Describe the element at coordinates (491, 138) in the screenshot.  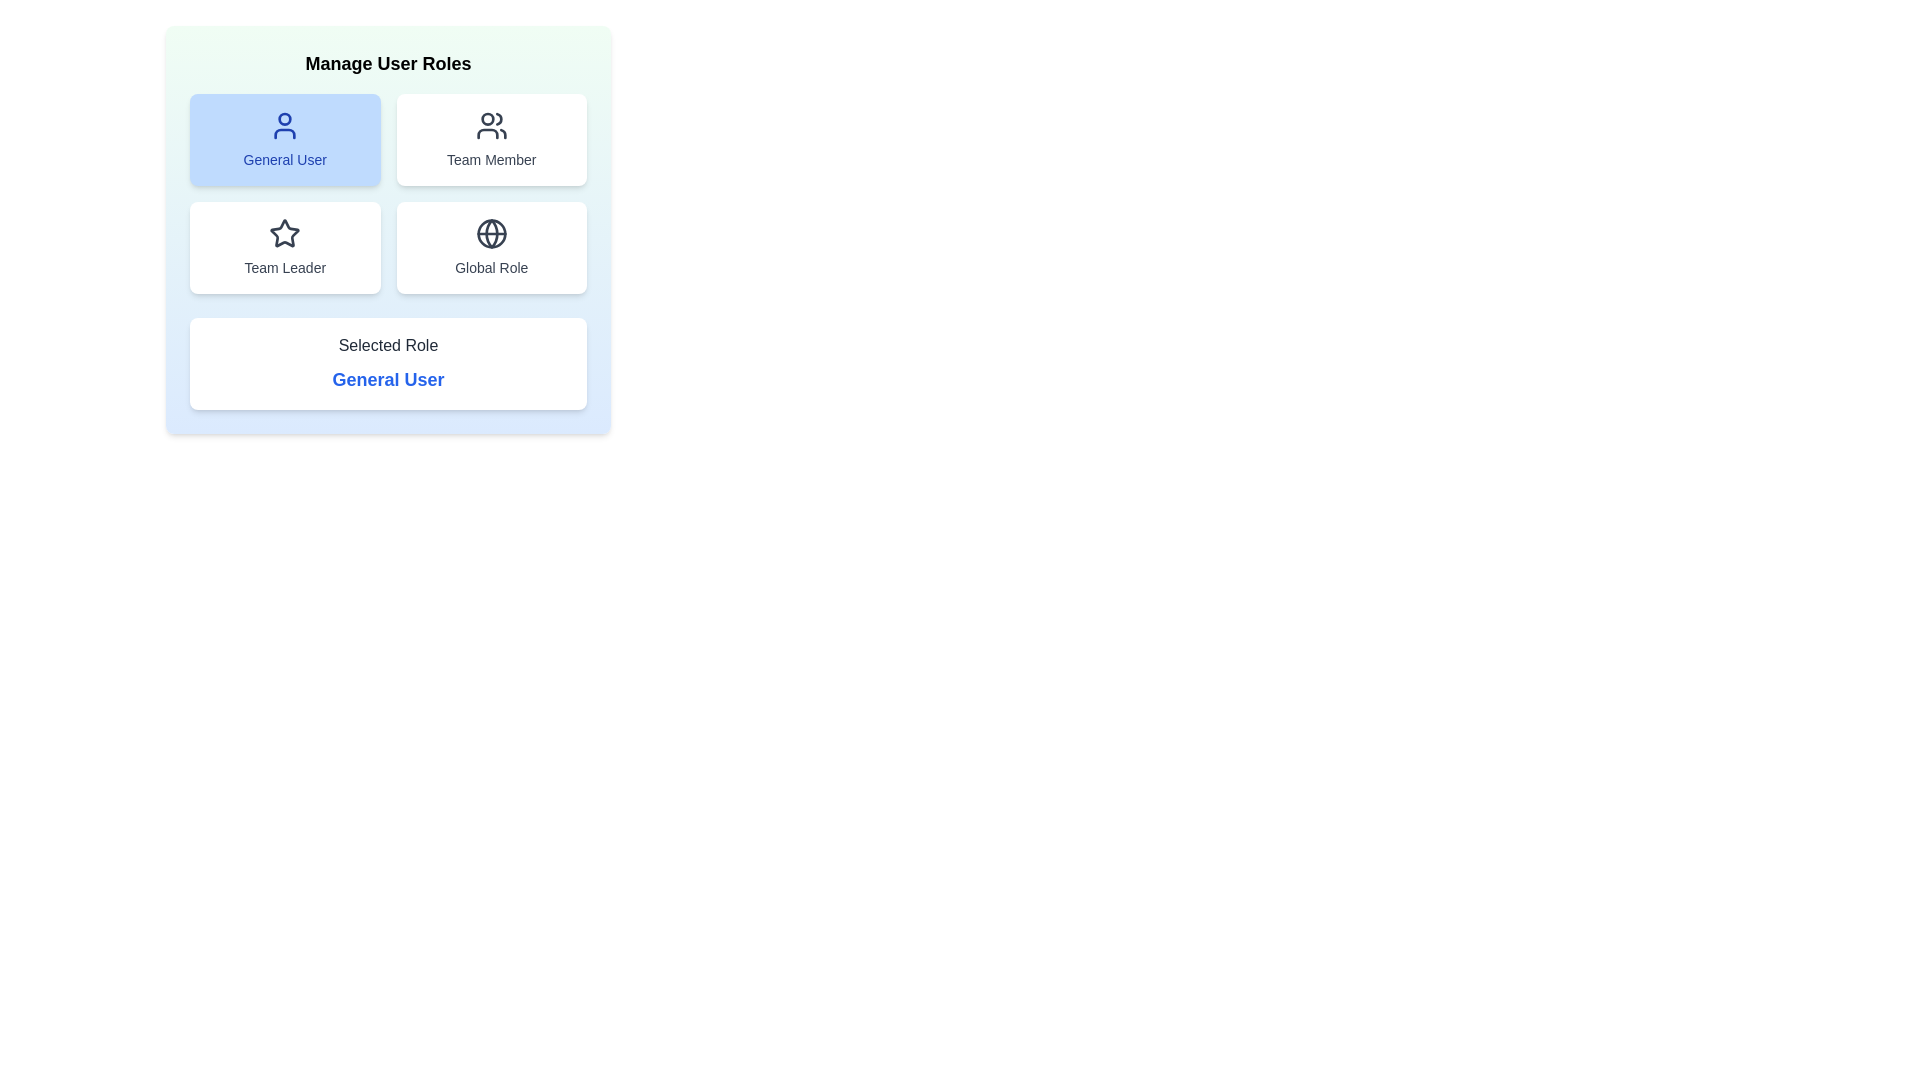
I see `the button labeled Team Member to observe its hover effect` at that location.